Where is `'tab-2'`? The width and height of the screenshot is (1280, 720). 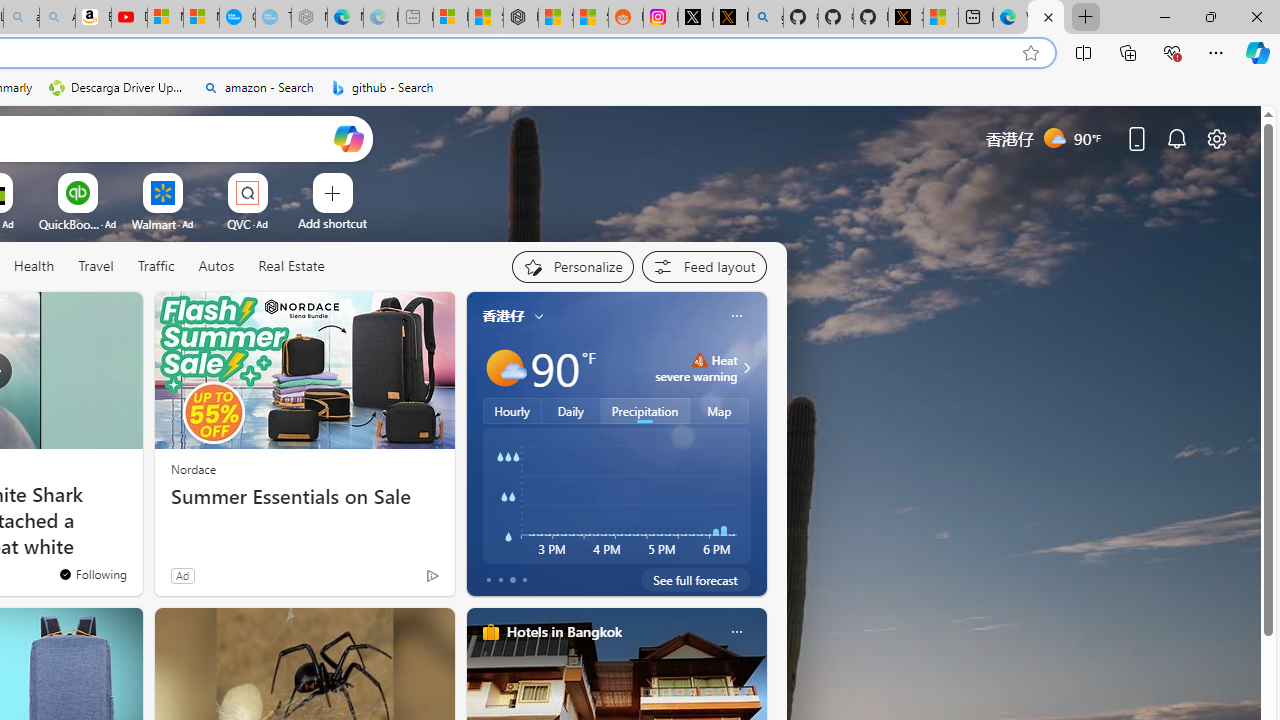 'tab-2' is located at coordinates (512, 579).